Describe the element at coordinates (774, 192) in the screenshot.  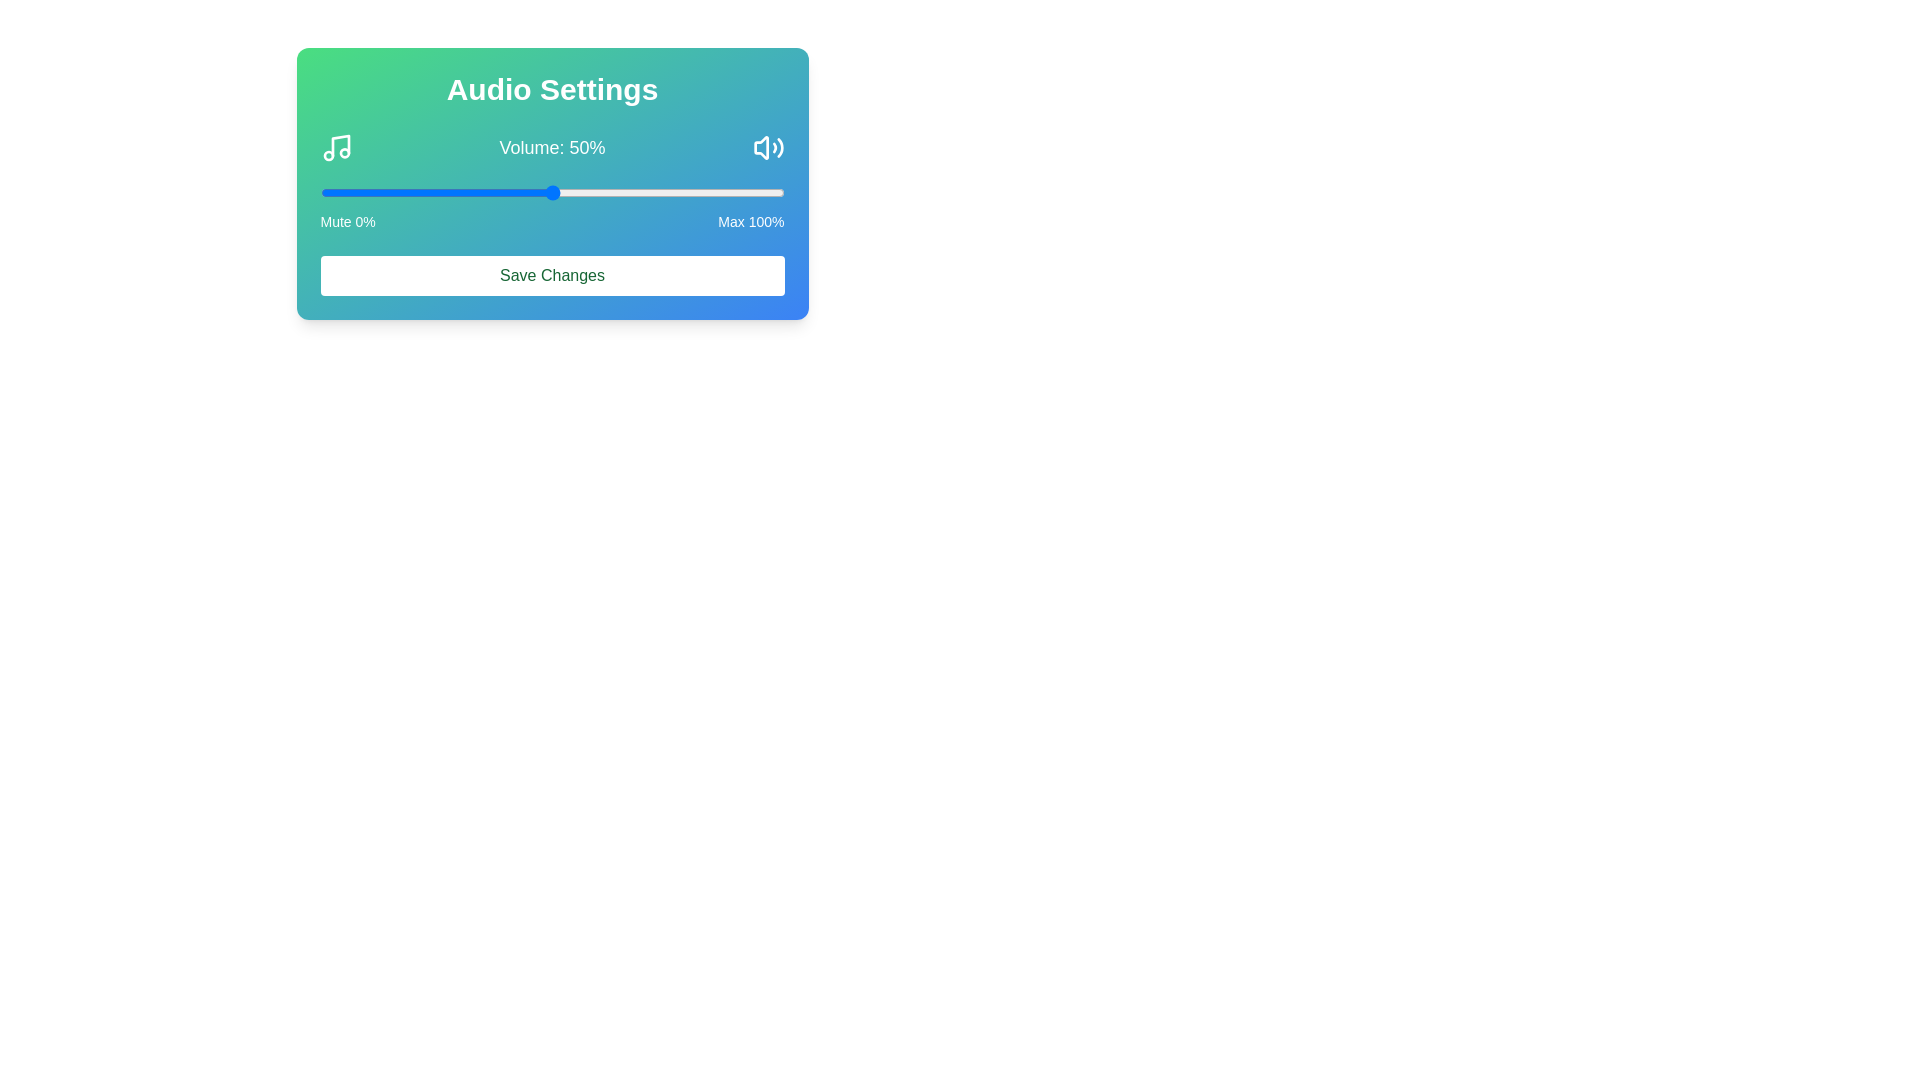
I see `the volume slider to 98%` at that location.